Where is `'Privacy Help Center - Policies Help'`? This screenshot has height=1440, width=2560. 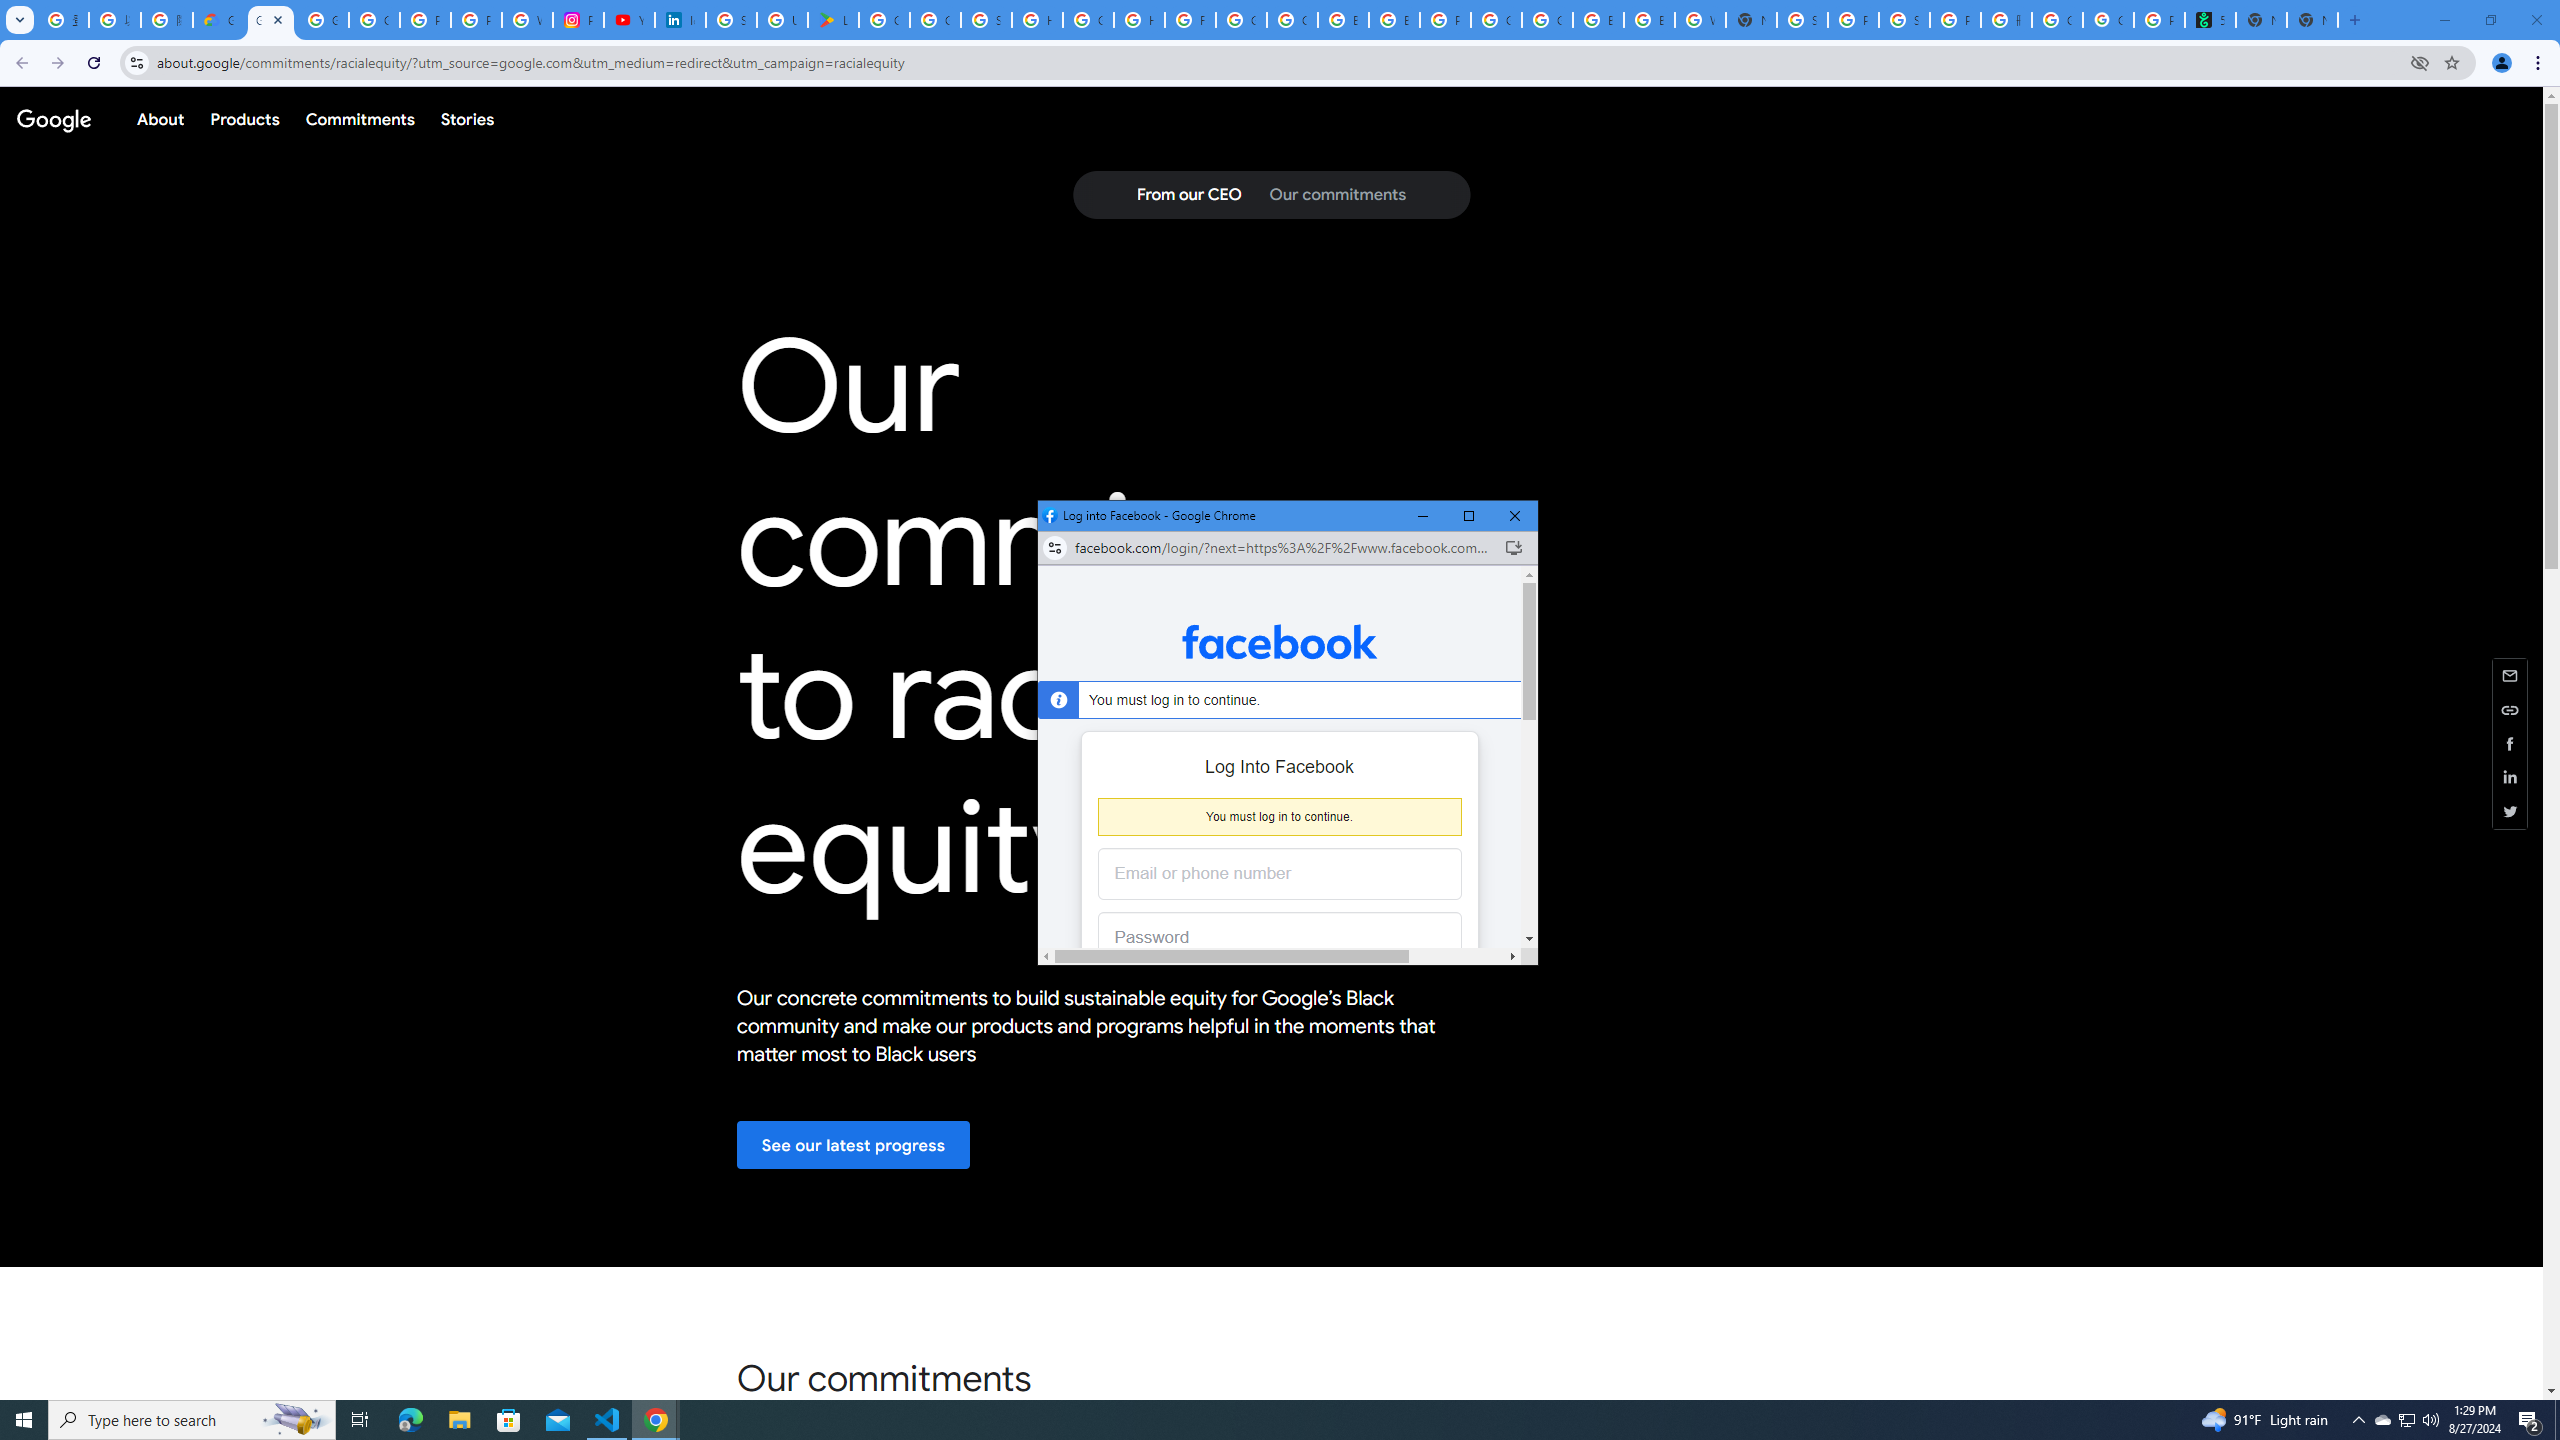
'Privacy Help Center - Policies Help' is located at coordinates (476, 19).